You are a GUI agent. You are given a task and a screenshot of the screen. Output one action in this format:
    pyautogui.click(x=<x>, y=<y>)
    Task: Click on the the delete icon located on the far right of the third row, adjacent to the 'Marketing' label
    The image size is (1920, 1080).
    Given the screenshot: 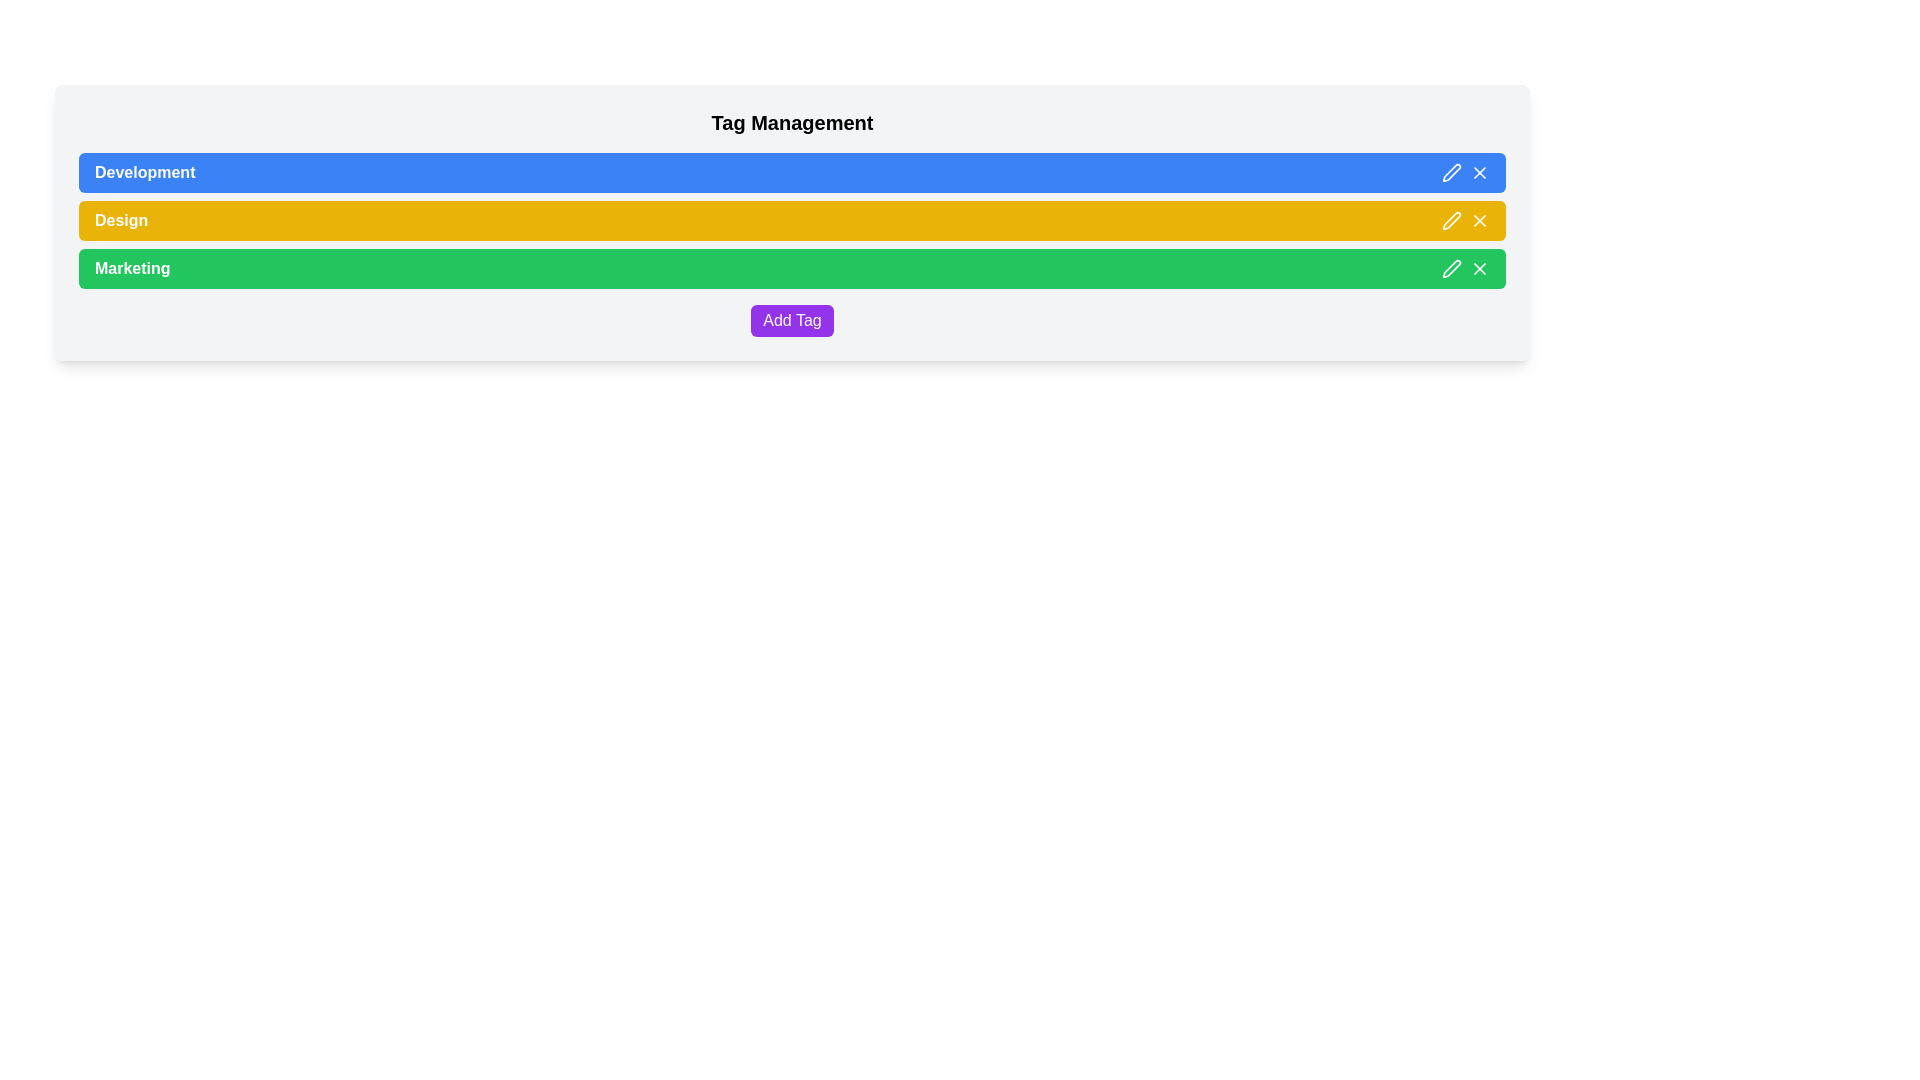 What is the action you would take?
    pyautogui.click(x=1479, y=268)
    